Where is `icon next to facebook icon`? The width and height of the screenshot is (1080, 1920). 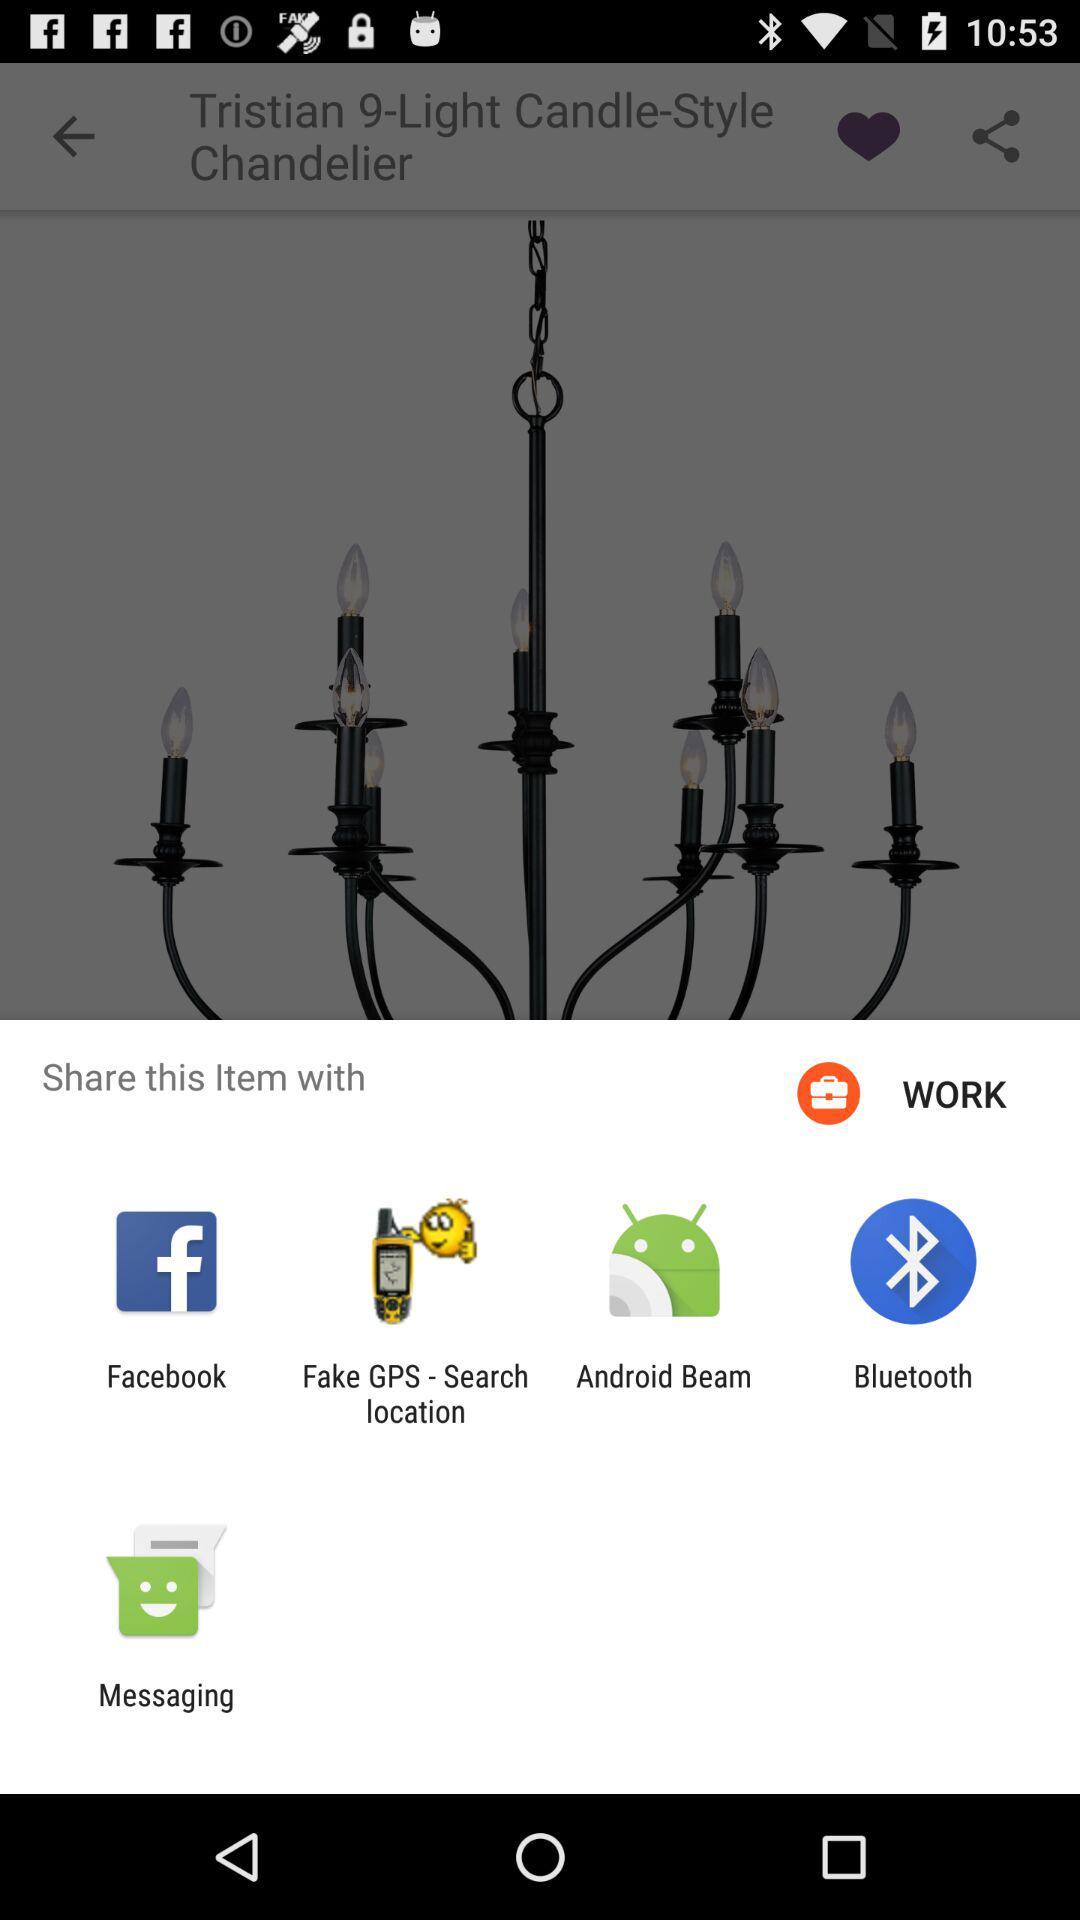 icon next to facebook icon is located at coordinates (414, 1392).